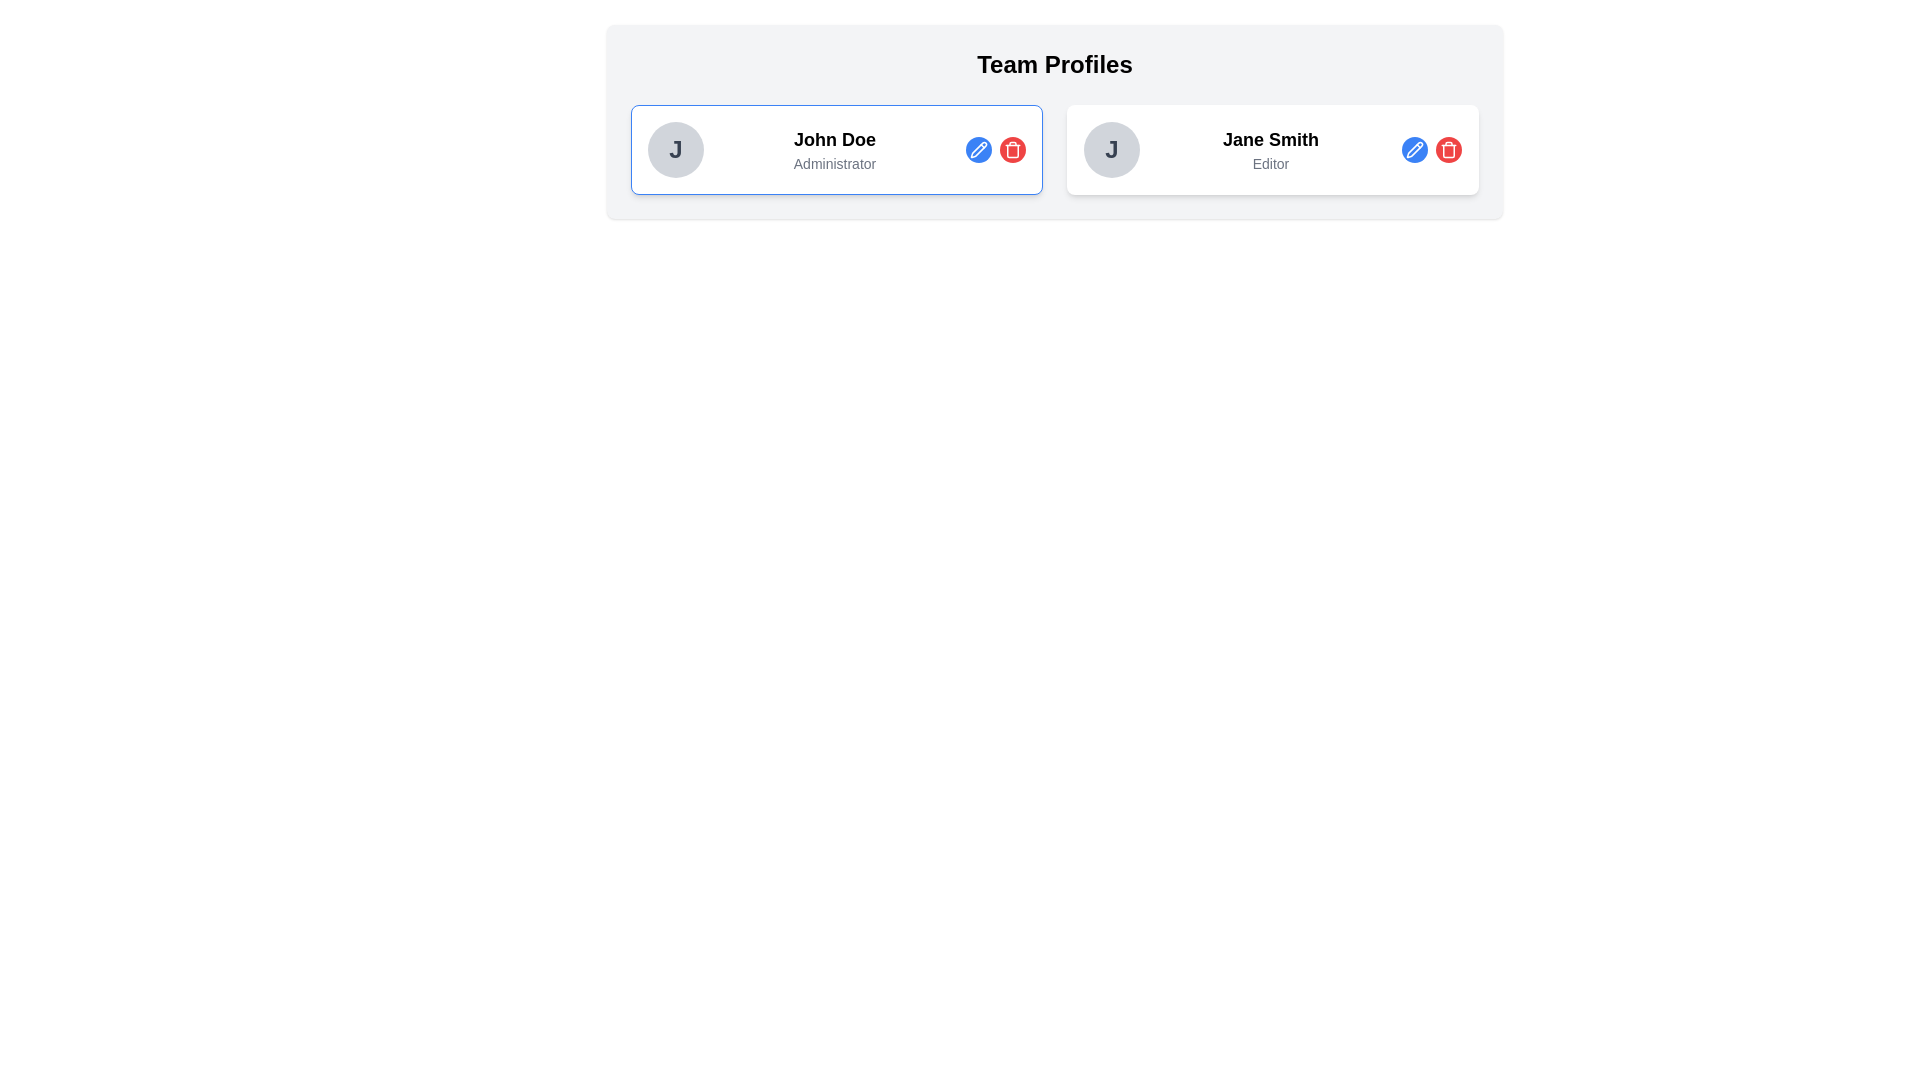 The height and width of the screenshot is (1080, 1920). What do you see at coordinates (1449, 149) in the screenshot?
I see `the circular red delete button with a white trash icon located at the rightmost position of the two buttons in Jane Smith's profile card` at bounding box center [1449, 149].